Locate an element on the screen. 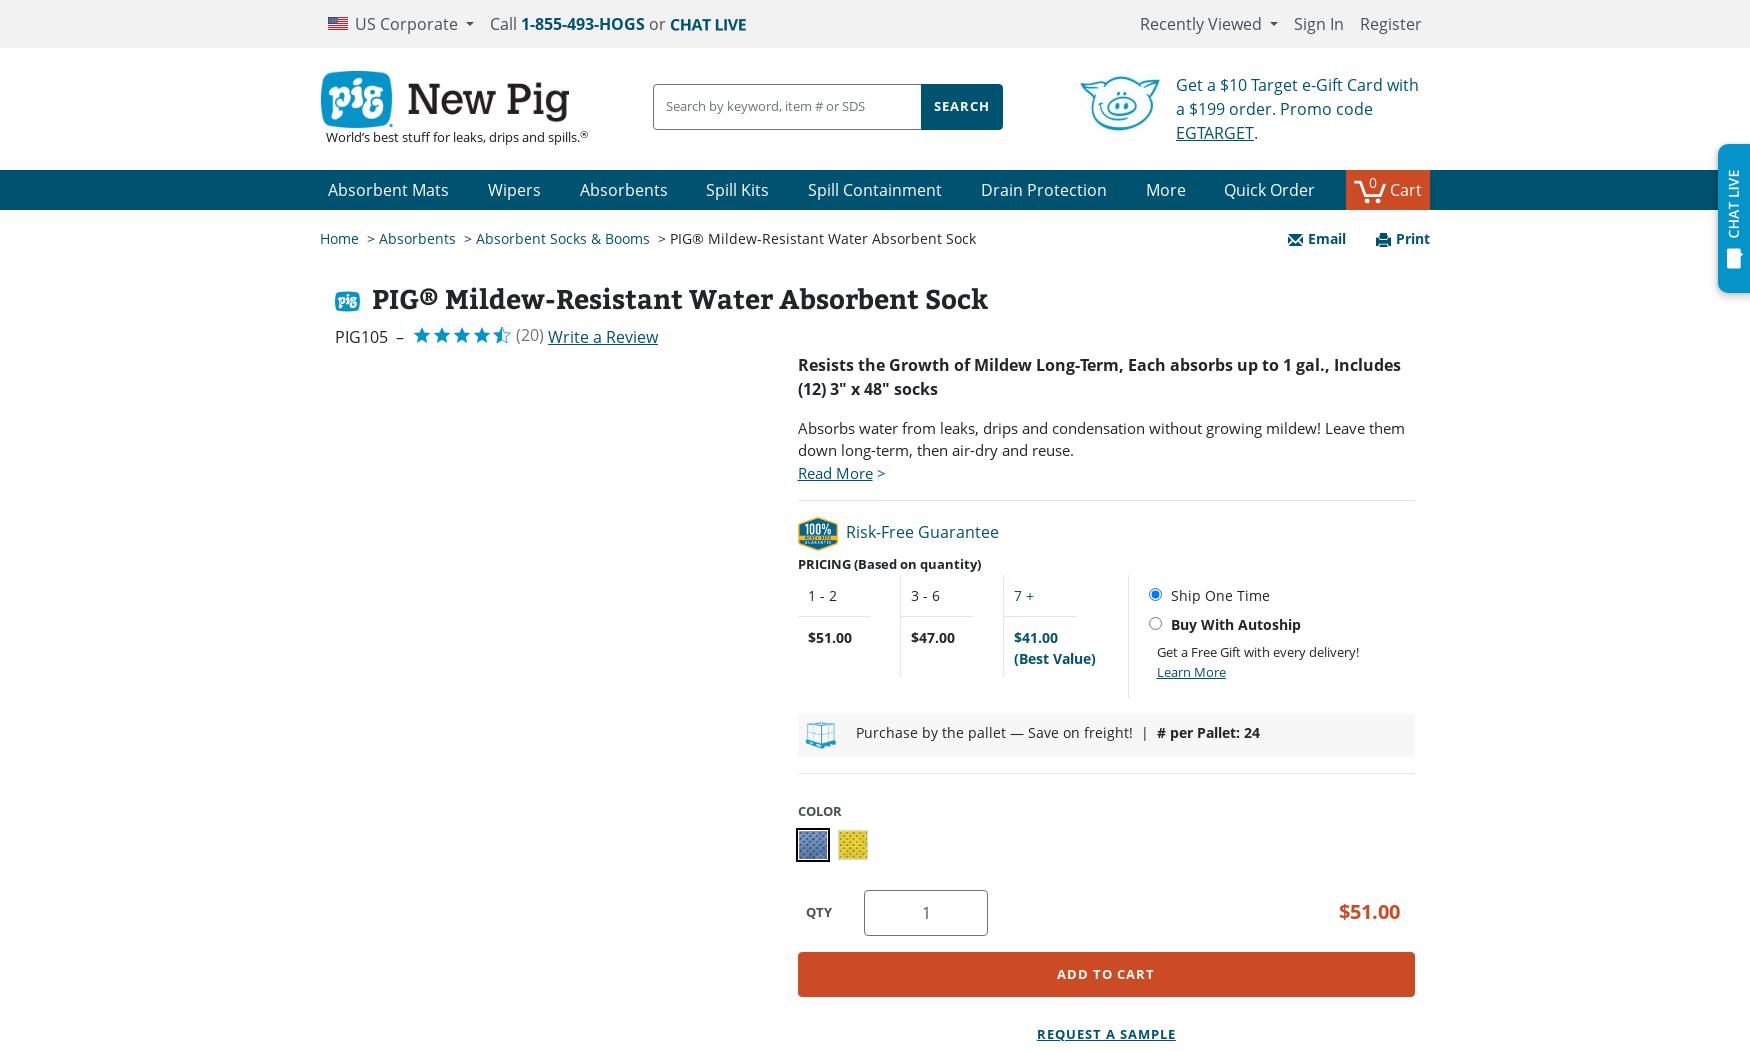 This screenshot has height=1052, width=1750. 'Register' is located at coordinates (1390, 23).